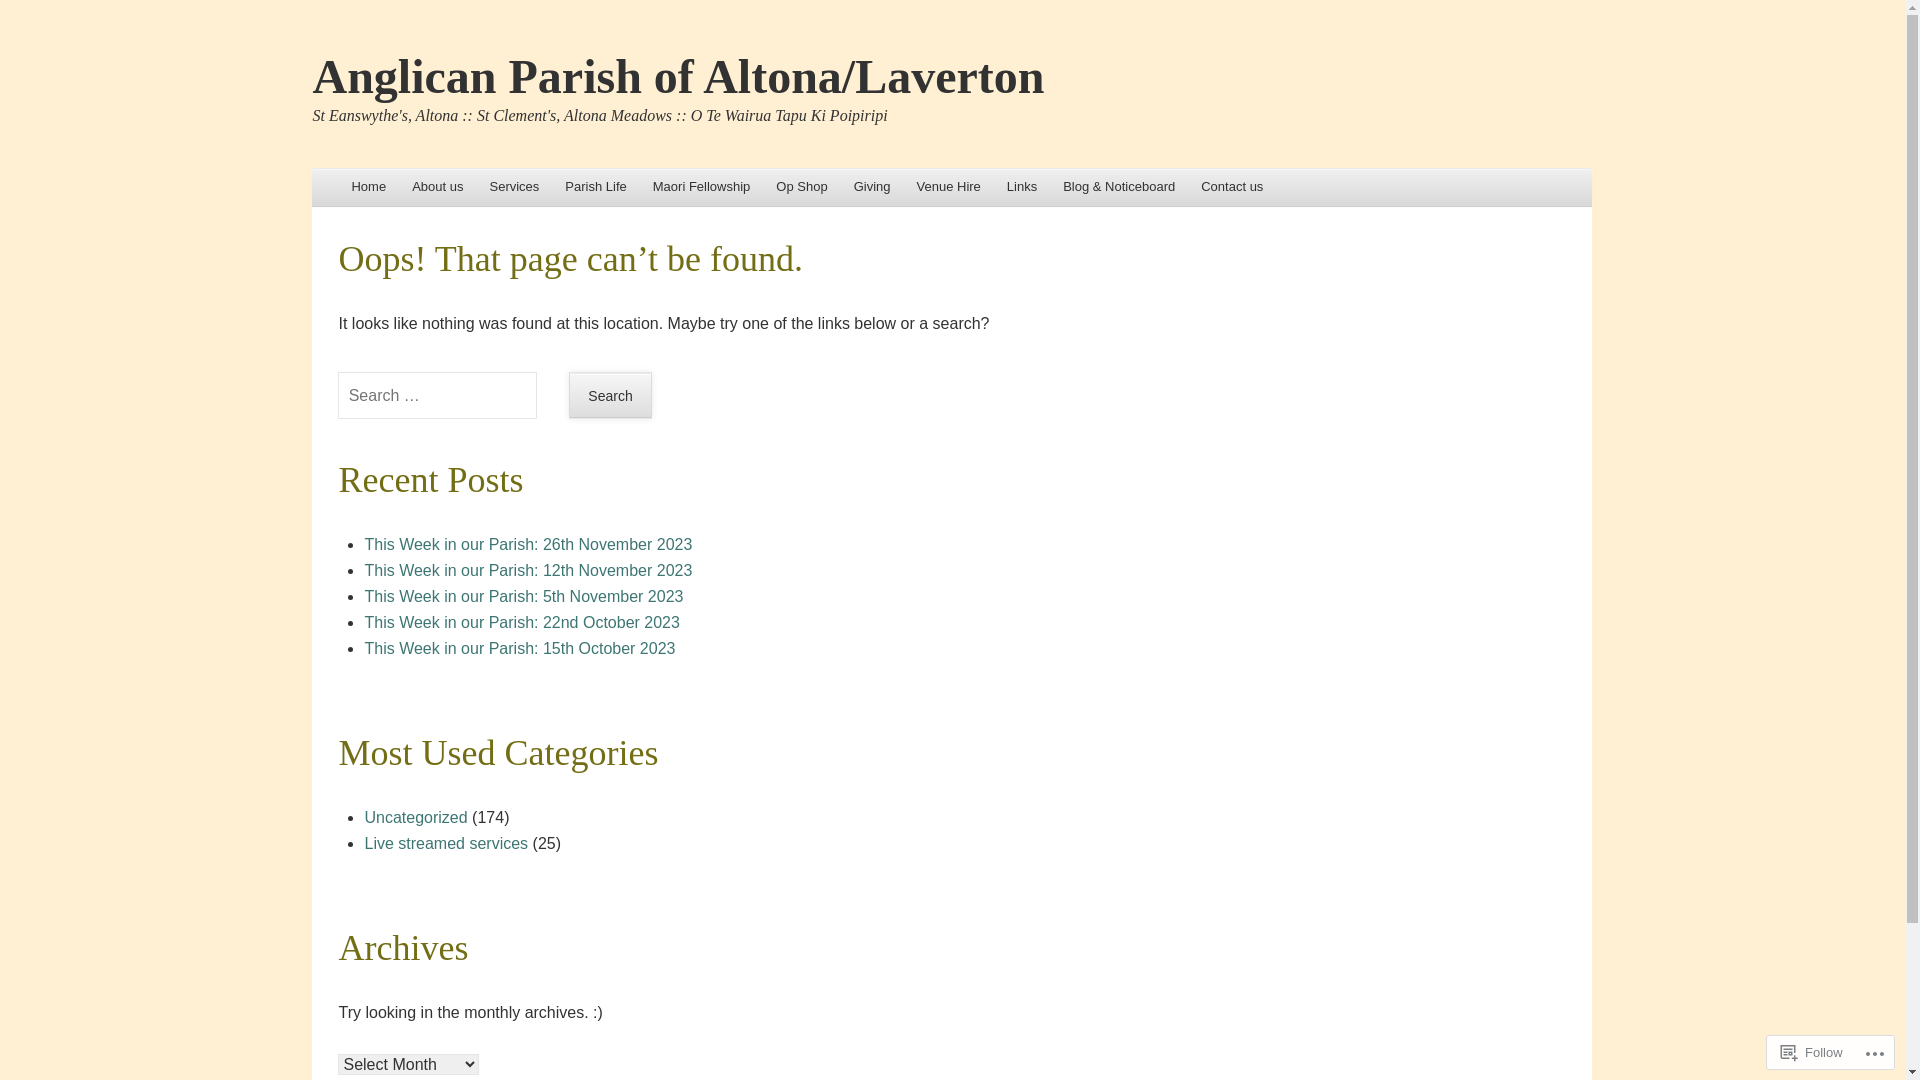  Describe the element at coordinates (840, 187) in the screenshot. I see `'Giving'` at that location.